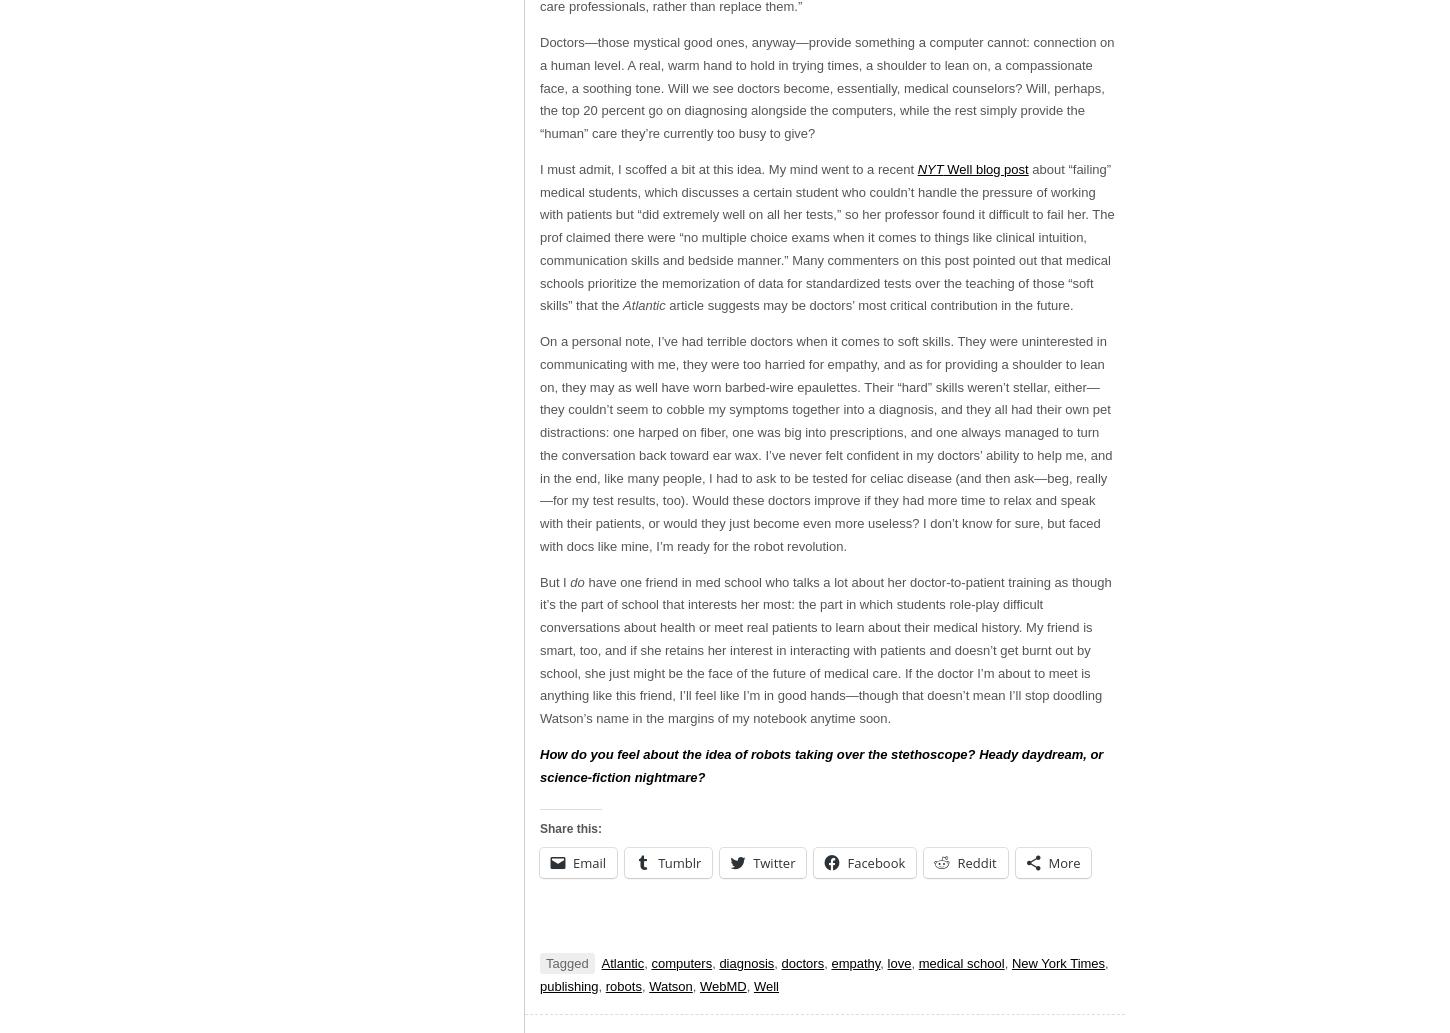  What do you see at coordinates (539, 765) in the screenshot?
I see `'How do you feel about the idea of robots taking over the stethoscope? Heady daydream, or science-fiction nightmare?'` at bounding box center [539, 765].